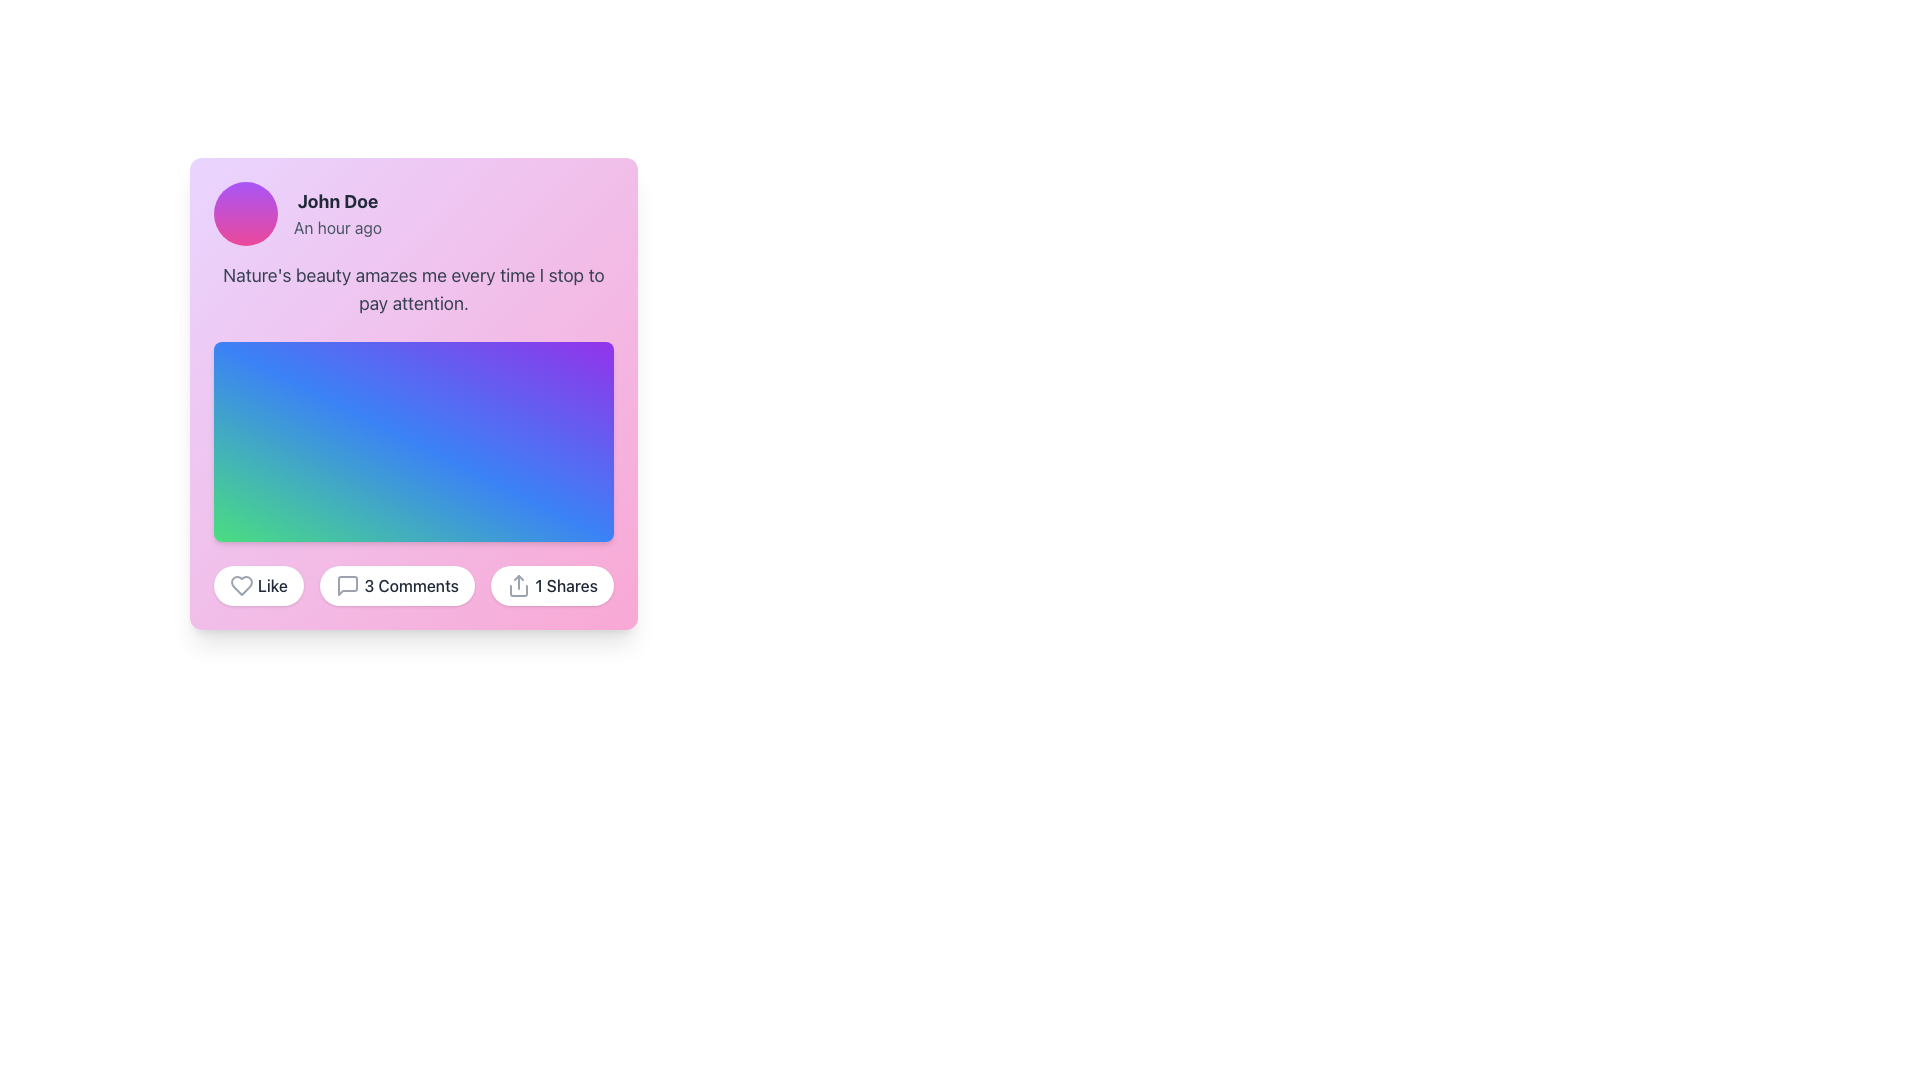 This screenshot has width=1920, height=1080. Describe the element at coordinates (240, 585) in the screenshot. I see `the heart icon representing the 'like' action located in the bottom-left corner of the horizontal toolbar for post interactions` at that location.